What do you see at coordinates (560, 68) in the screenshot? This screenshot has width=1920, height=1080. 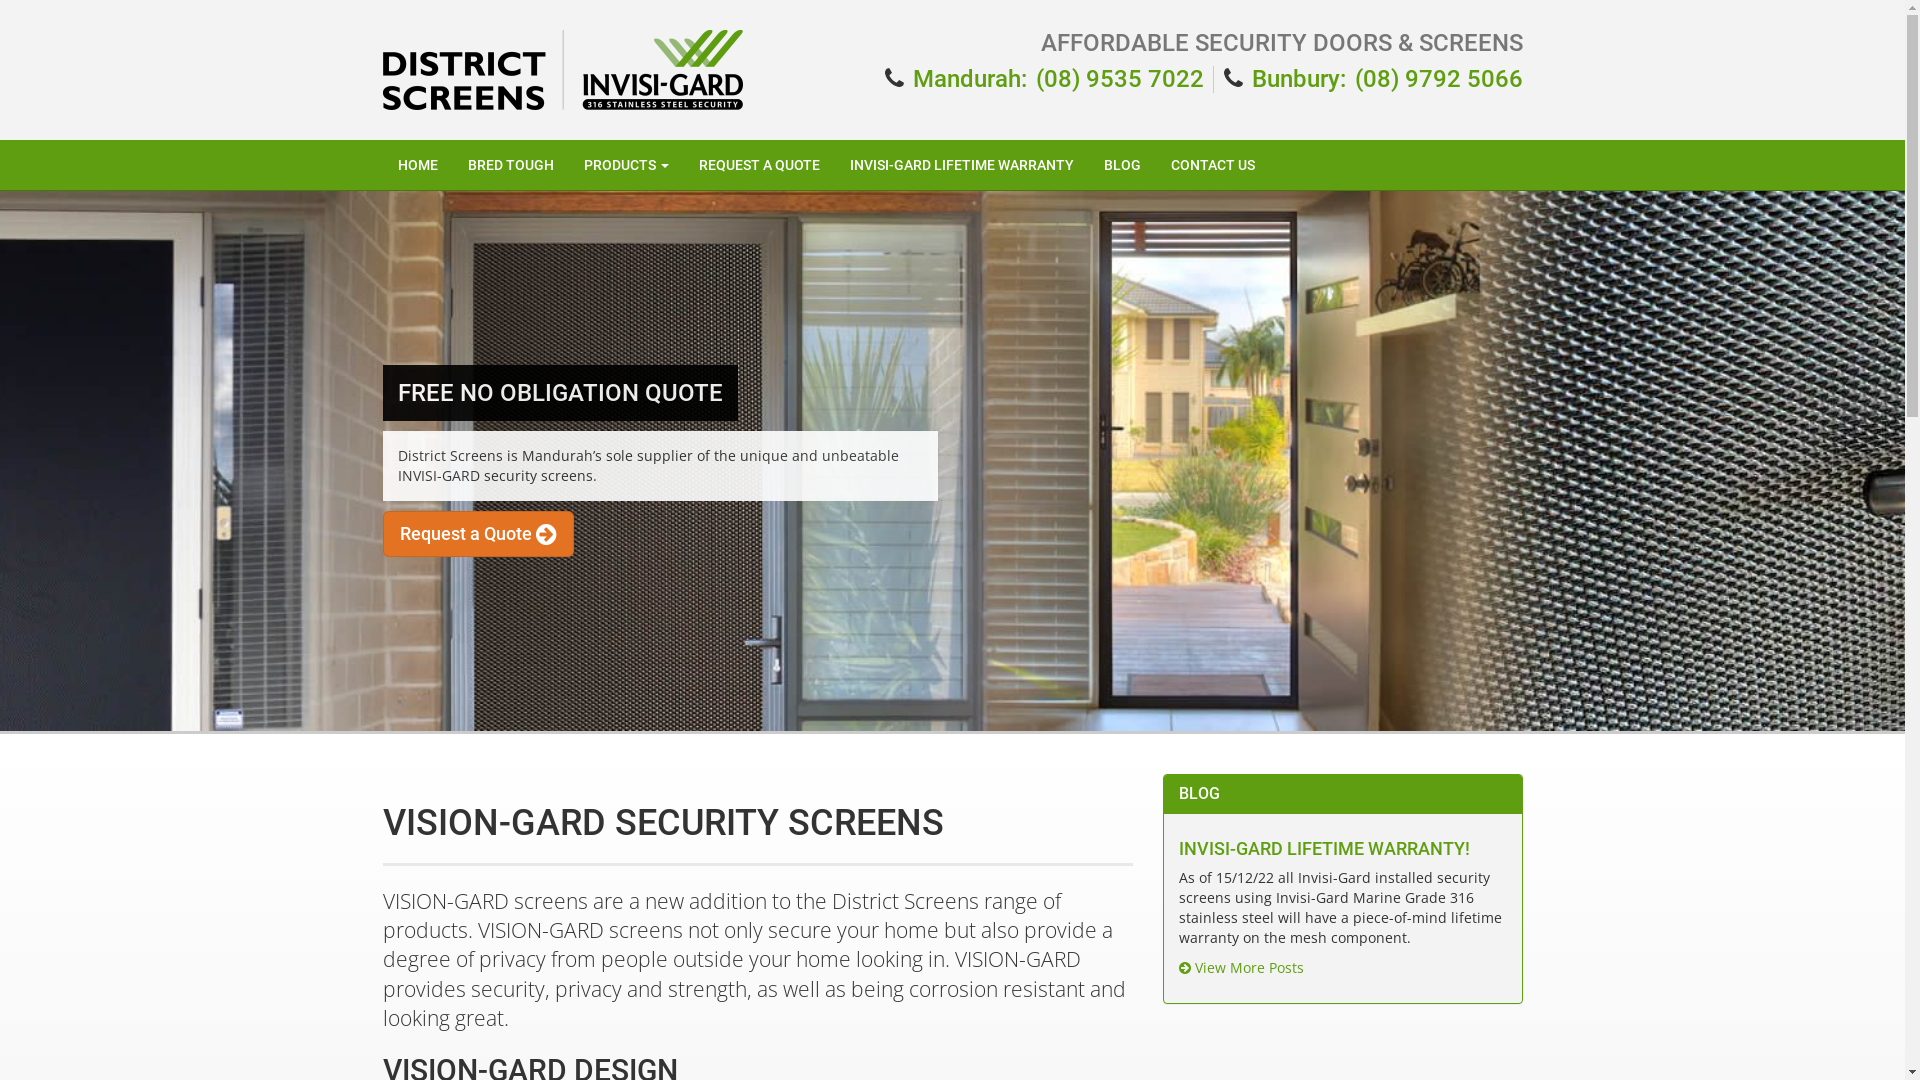 I see `'District Screens Logo'` at bounding box center [560, 68].